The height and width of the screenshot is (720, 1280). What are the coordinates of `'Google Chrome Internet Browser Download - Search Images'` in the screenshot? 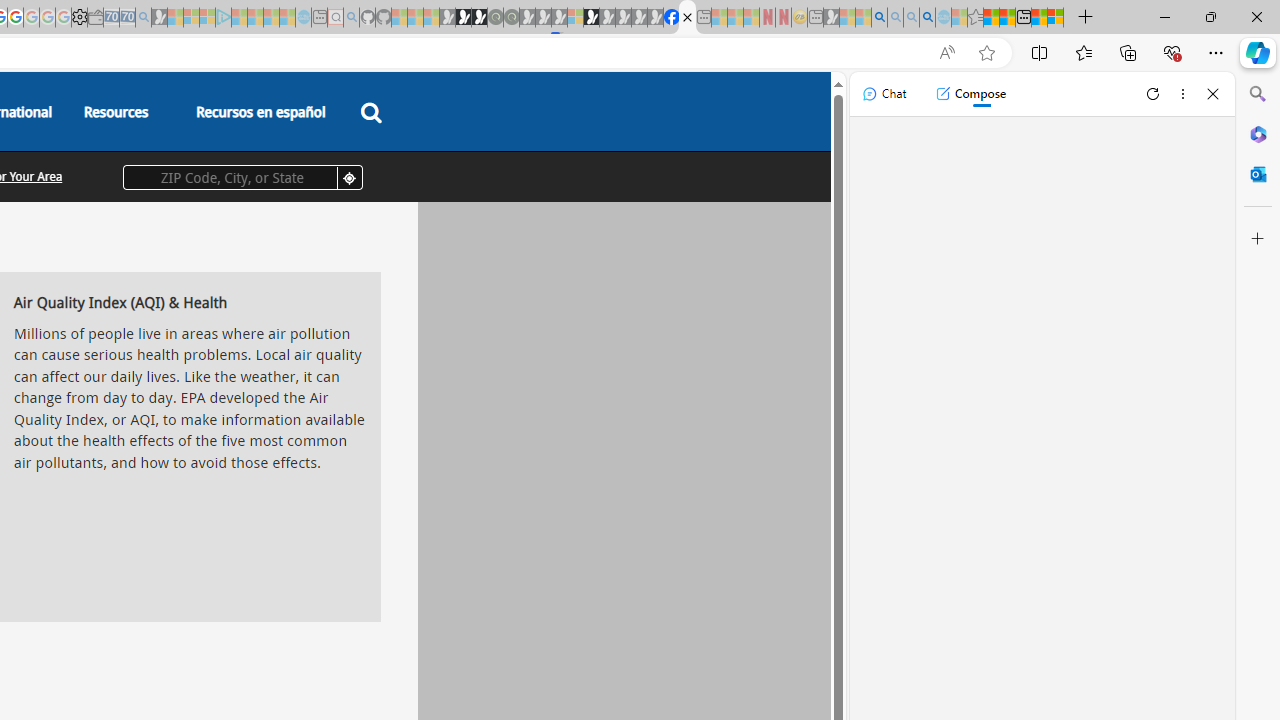 It's located at (927, 17).